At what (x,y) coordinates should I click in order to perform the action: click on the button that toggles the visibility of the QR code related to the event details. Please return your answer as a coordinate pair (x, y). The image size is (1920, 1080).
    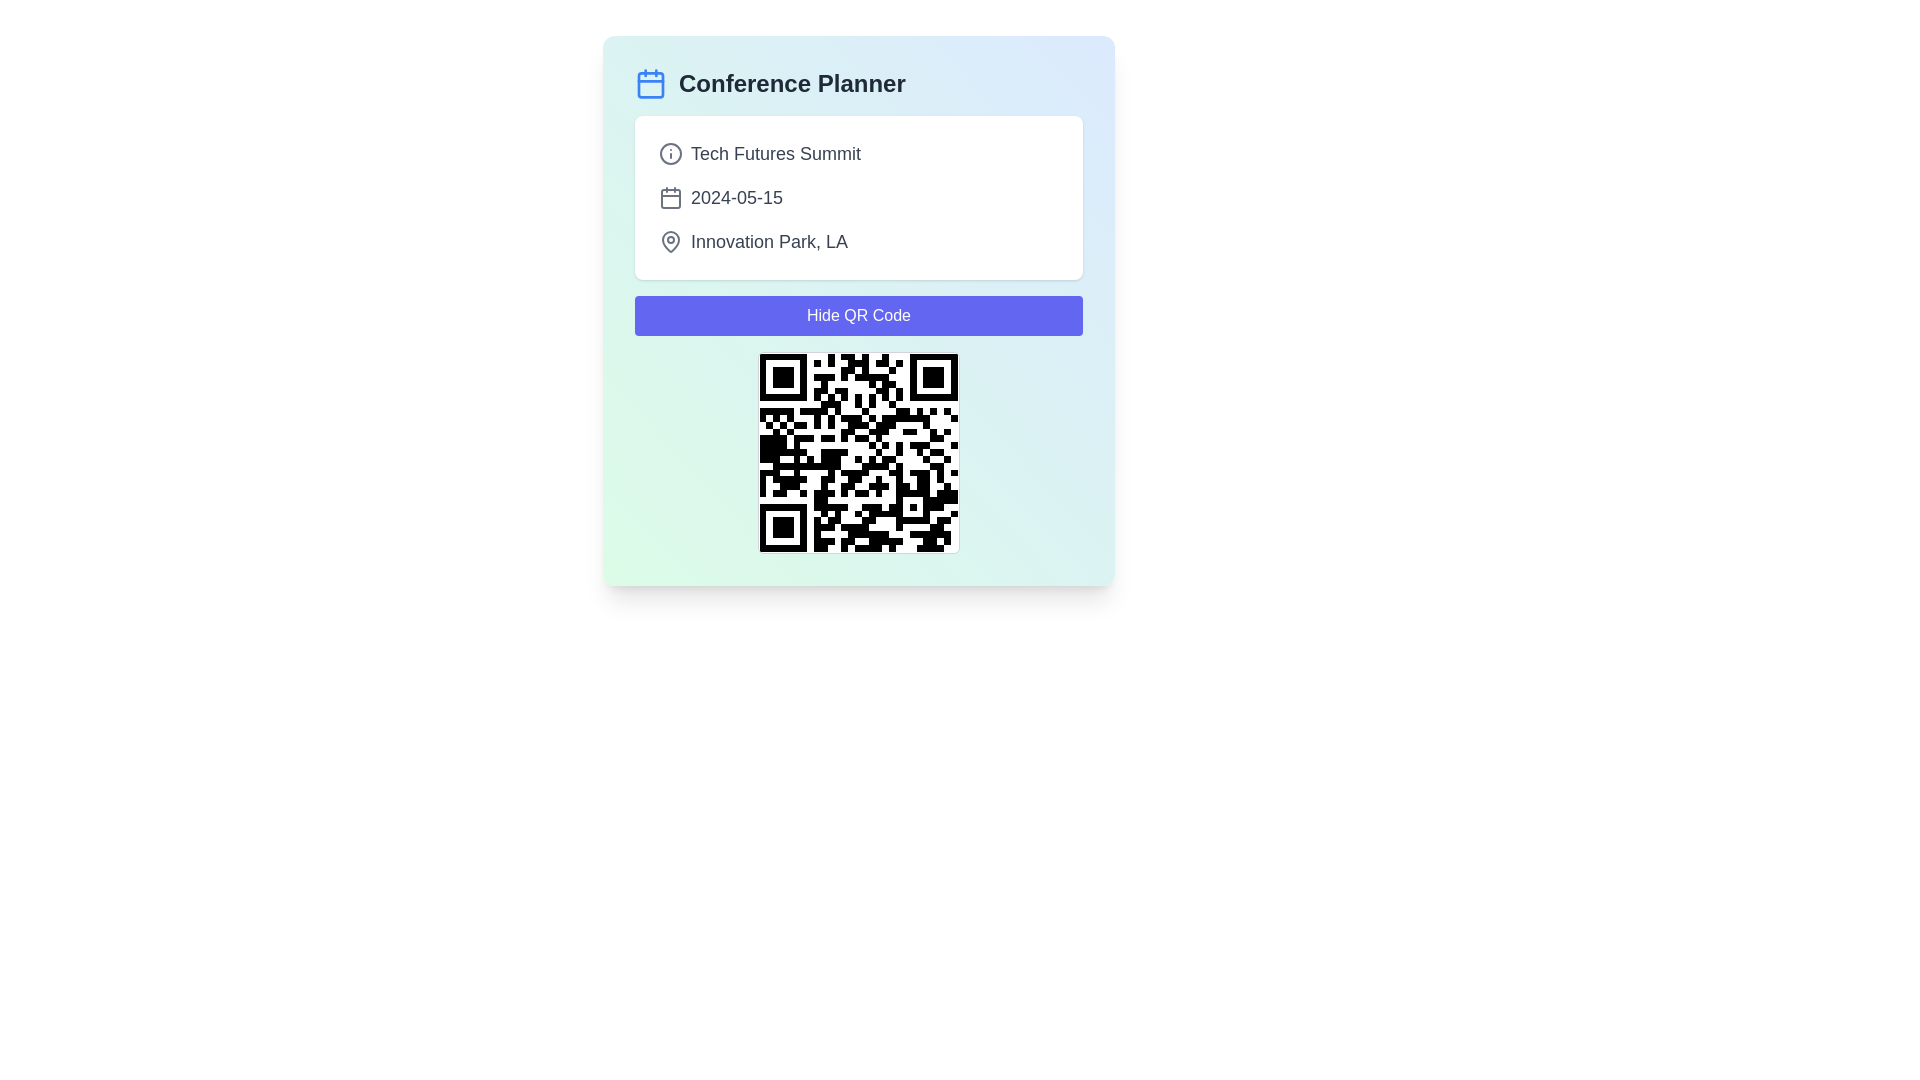
    Looking at the image, I should click on (859, 315).